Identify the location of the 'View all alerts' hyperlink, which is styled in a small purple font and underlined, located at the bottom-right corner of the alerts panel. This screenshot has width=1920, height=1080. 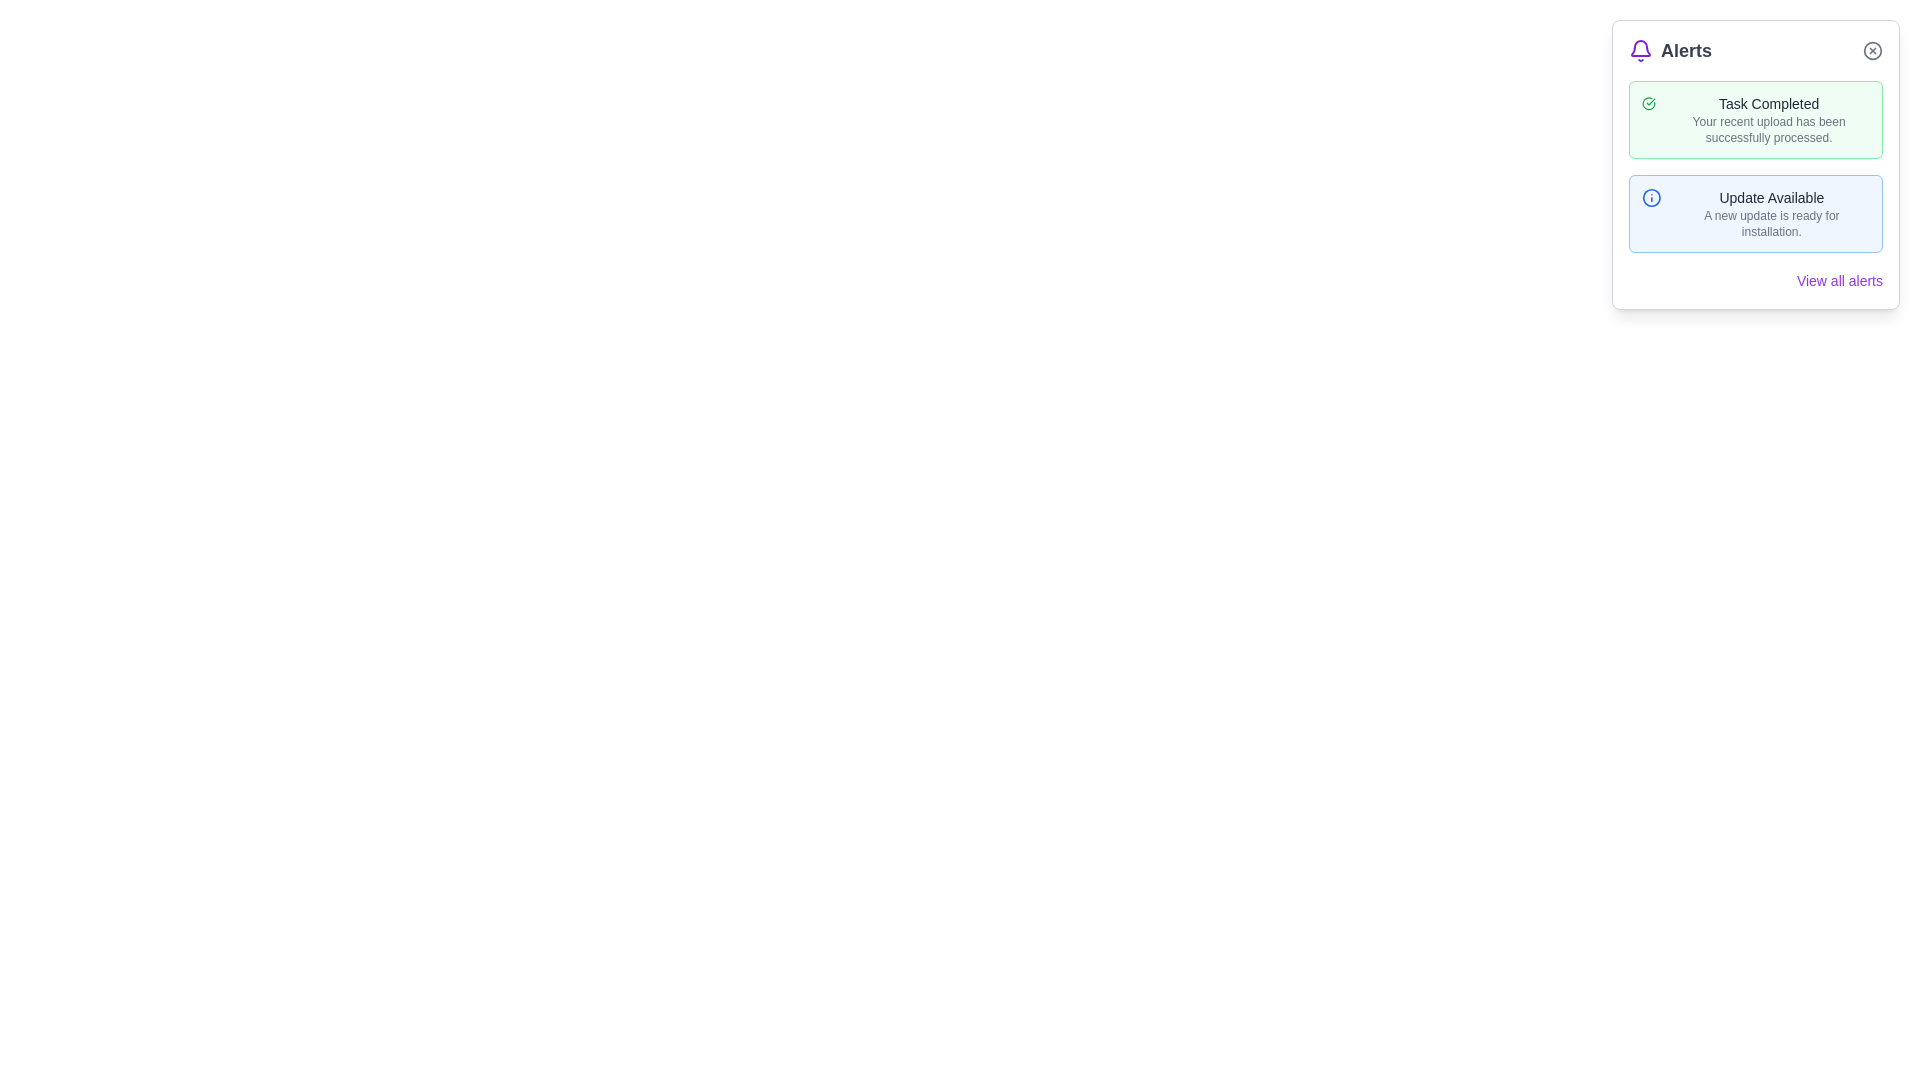
(1755, 281).